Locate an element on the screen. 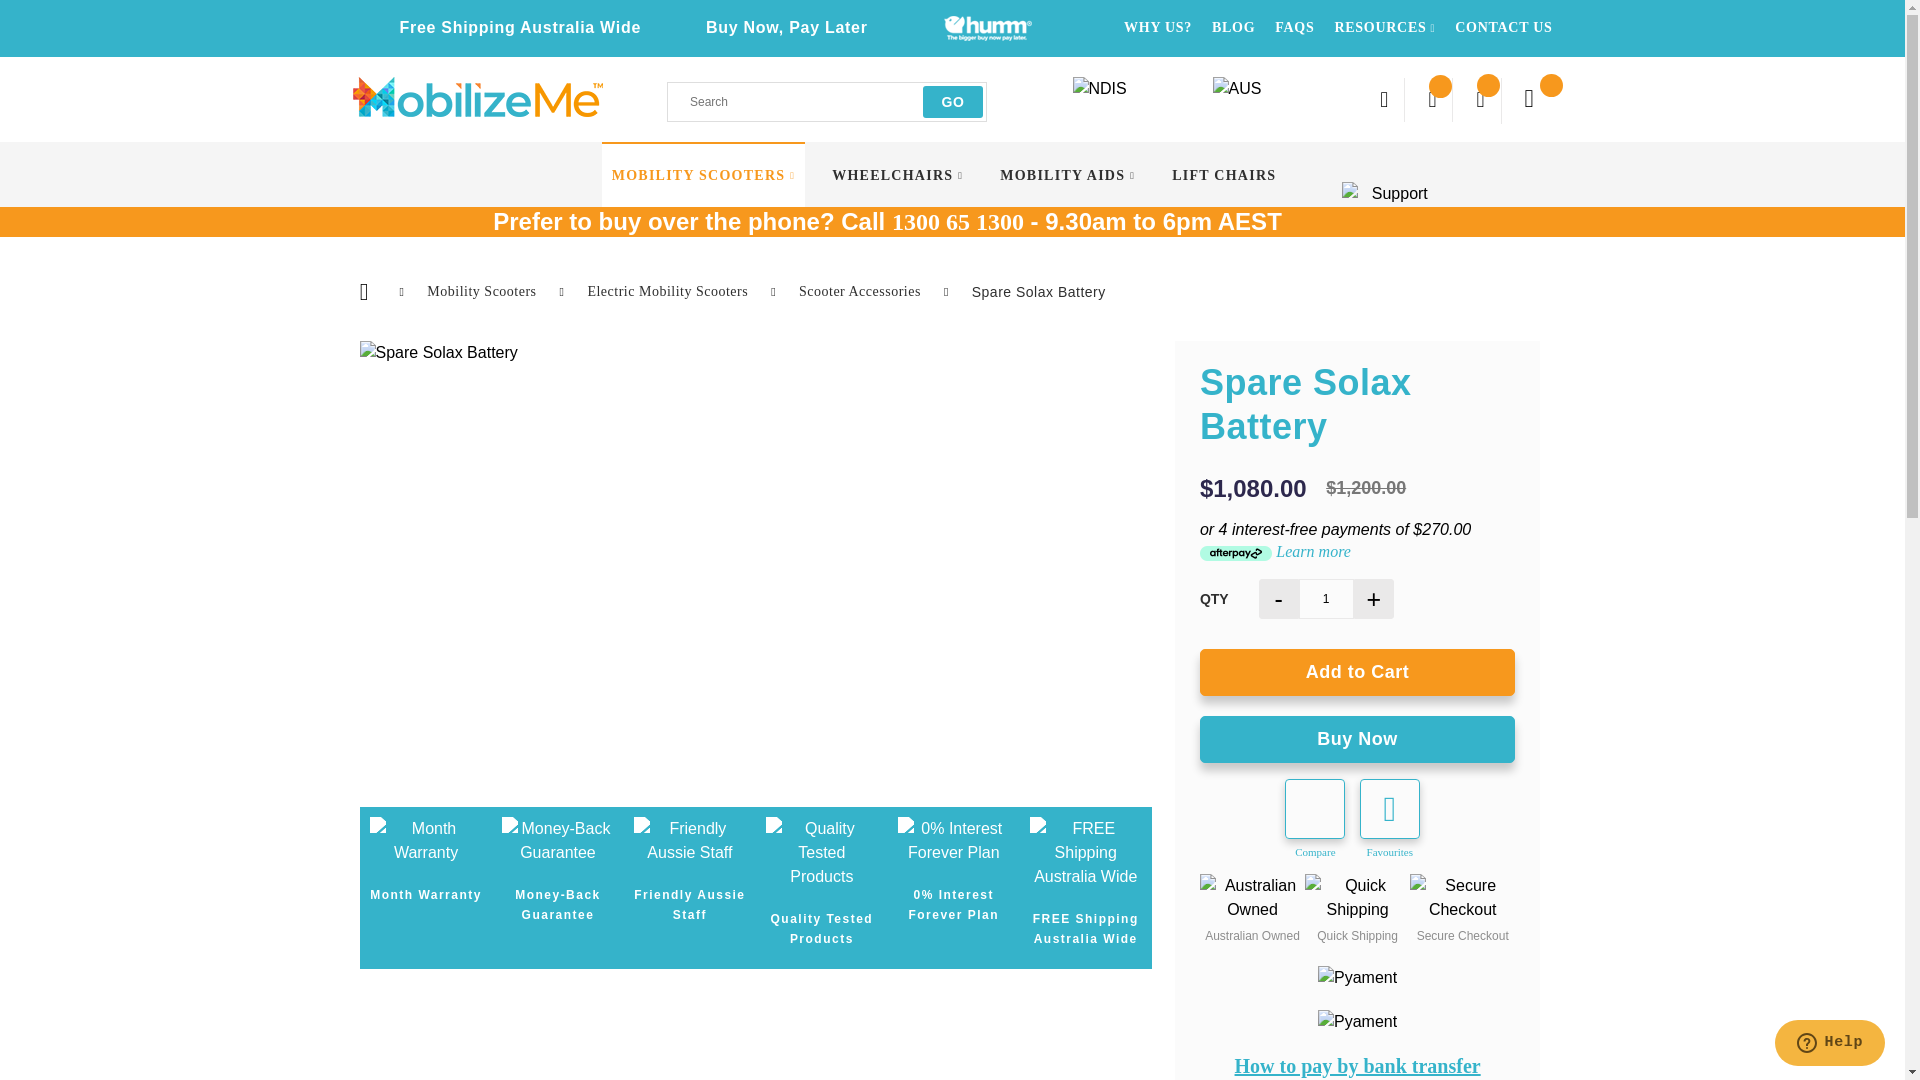 This screenshot has width=1920, height=1080. 'NDIS' is located at coordinates (1070, 96).